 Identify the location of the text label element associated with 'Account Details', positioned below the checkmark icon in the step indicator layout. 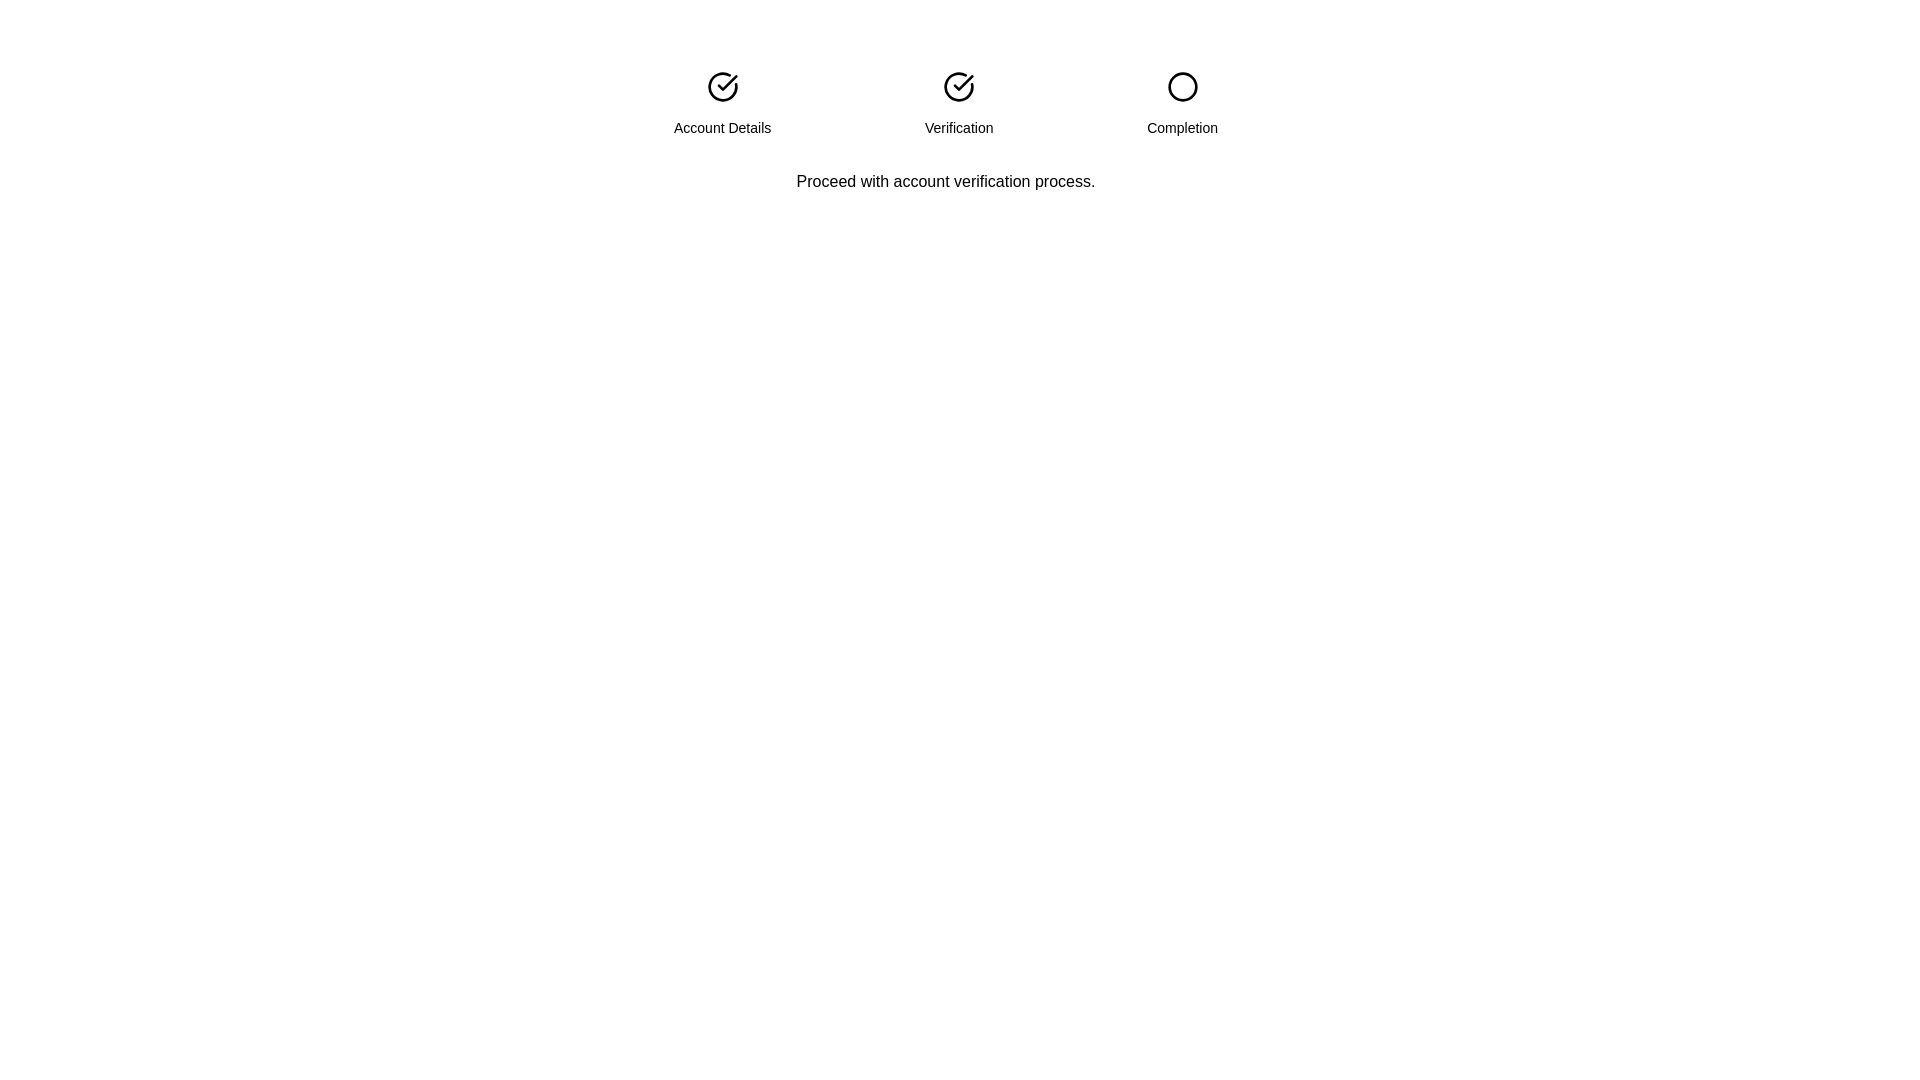
(721, 104).